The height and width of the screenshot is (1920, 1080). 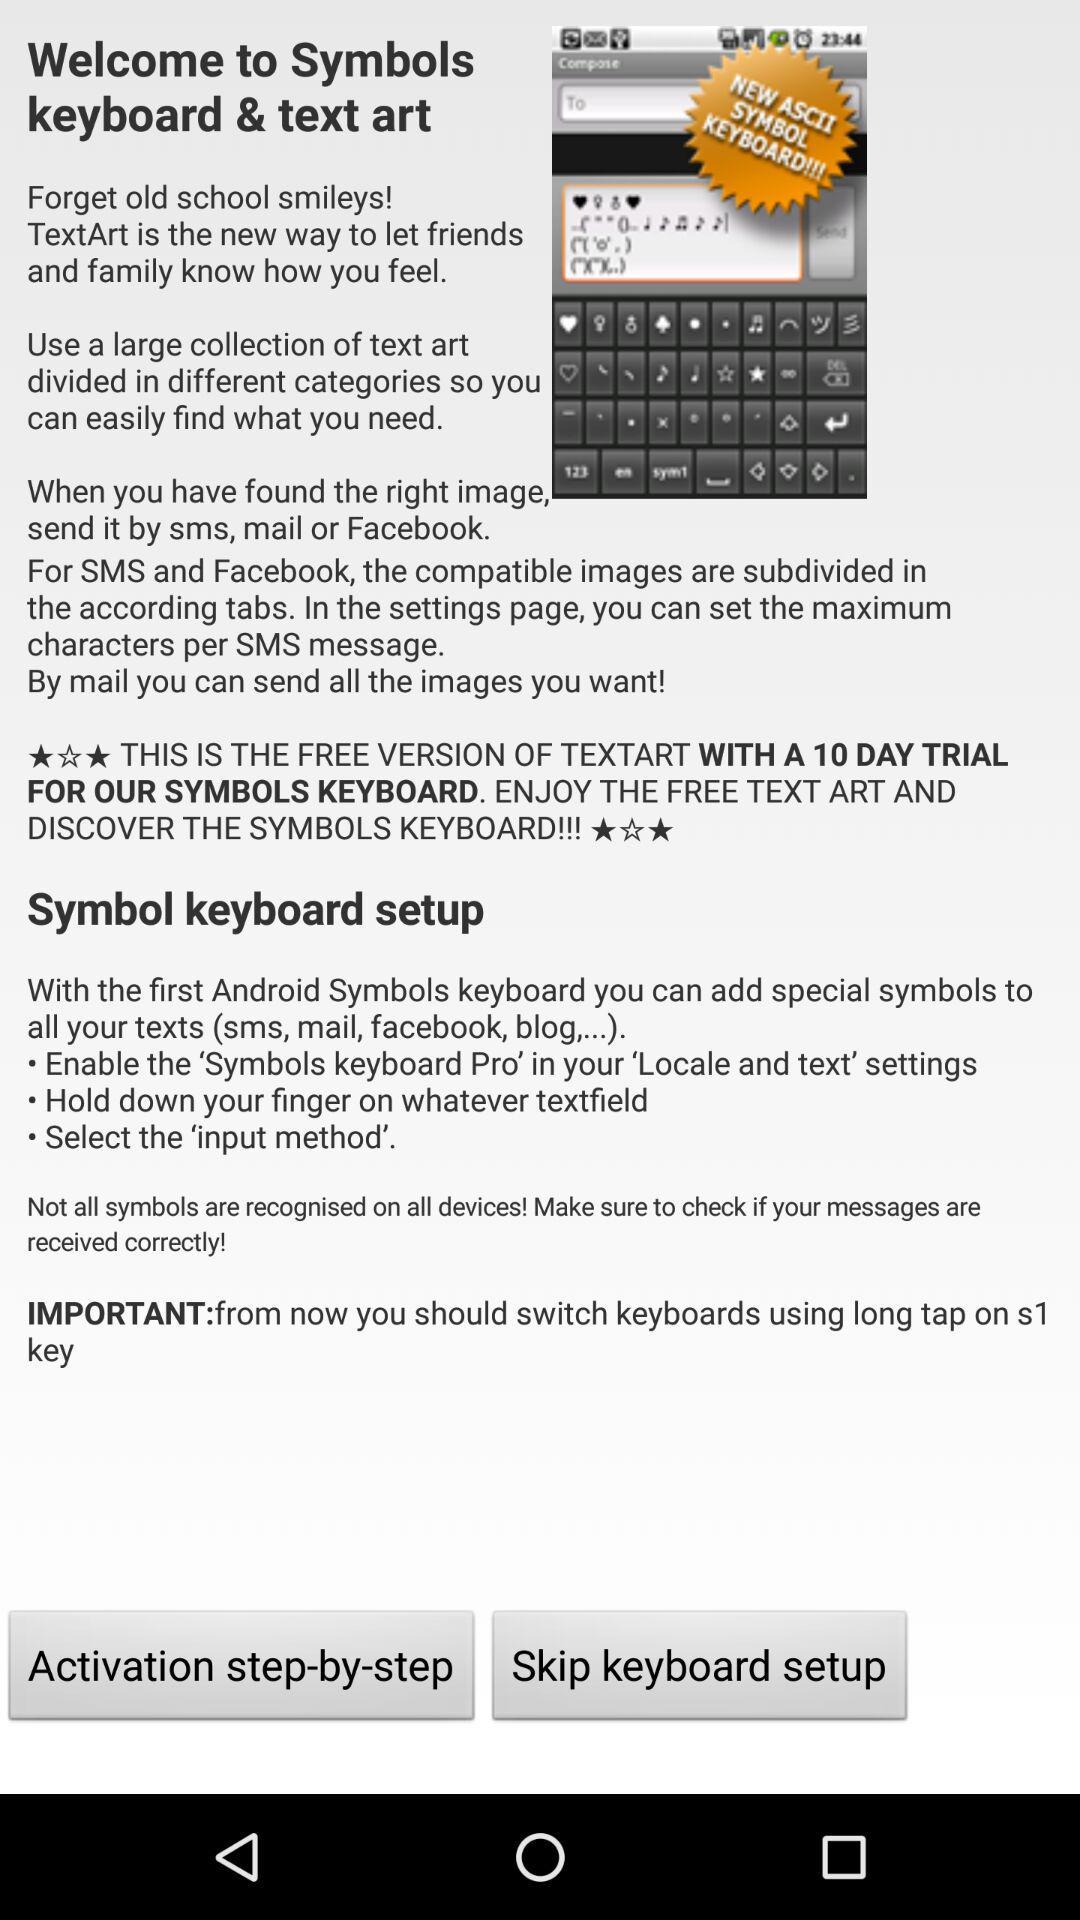 What do you see at coordinates (699, 1670) in the screenshot?
I see `the item at the bottom` at bounding box center [699, 1670].